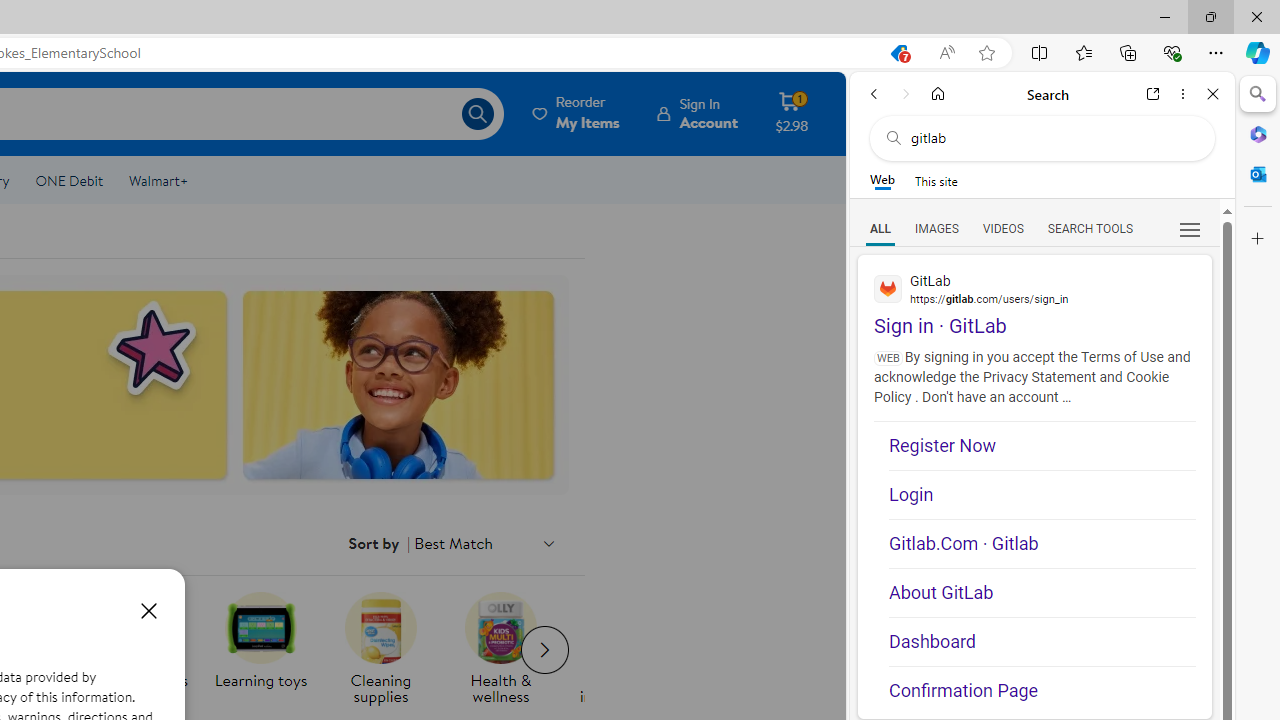 Image resolution: width=1280 pixels, height=720 pixels. Describe the element at coordinates (1089, 227) in the screenshot. I see `'SEARCH TOOLS'` at that location.